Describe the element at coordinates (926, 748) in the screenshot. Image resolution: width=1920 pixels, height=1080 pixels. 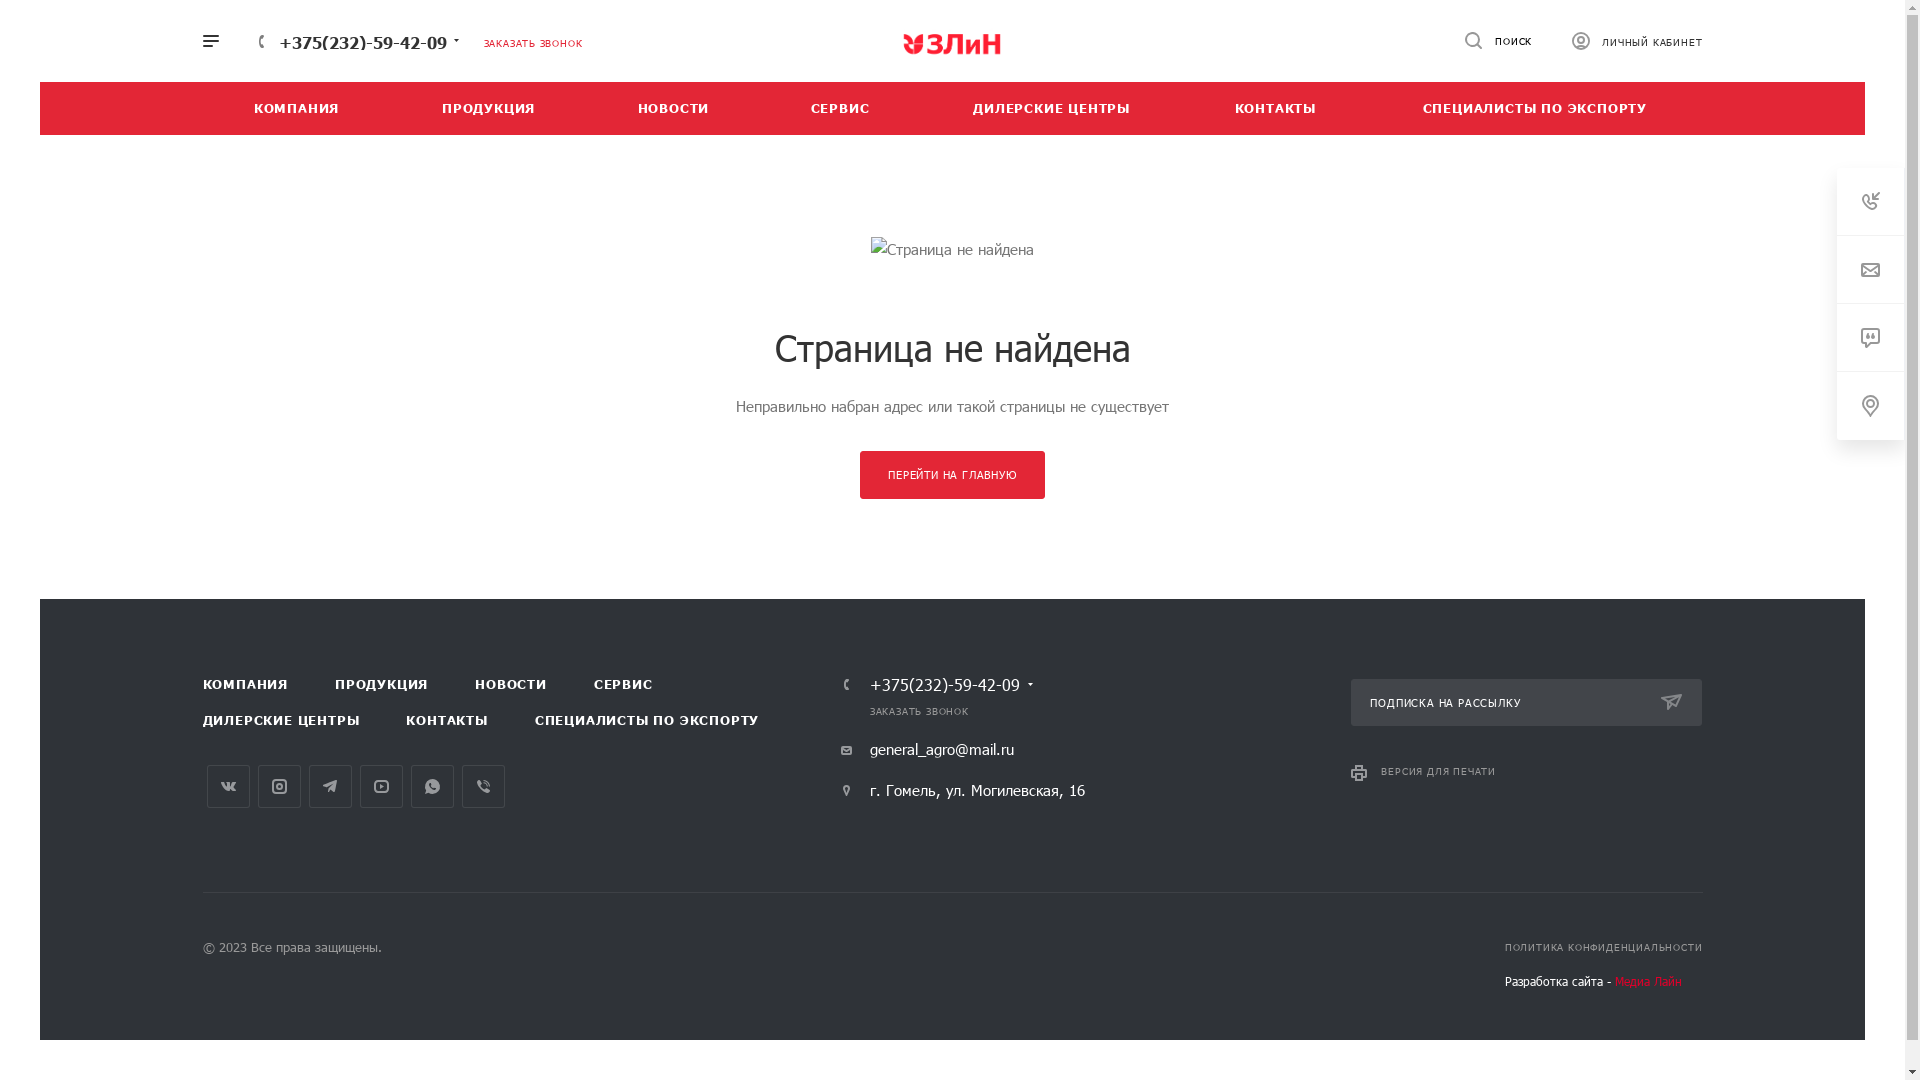
I see `'general_agro@mail.ru'` at that location.